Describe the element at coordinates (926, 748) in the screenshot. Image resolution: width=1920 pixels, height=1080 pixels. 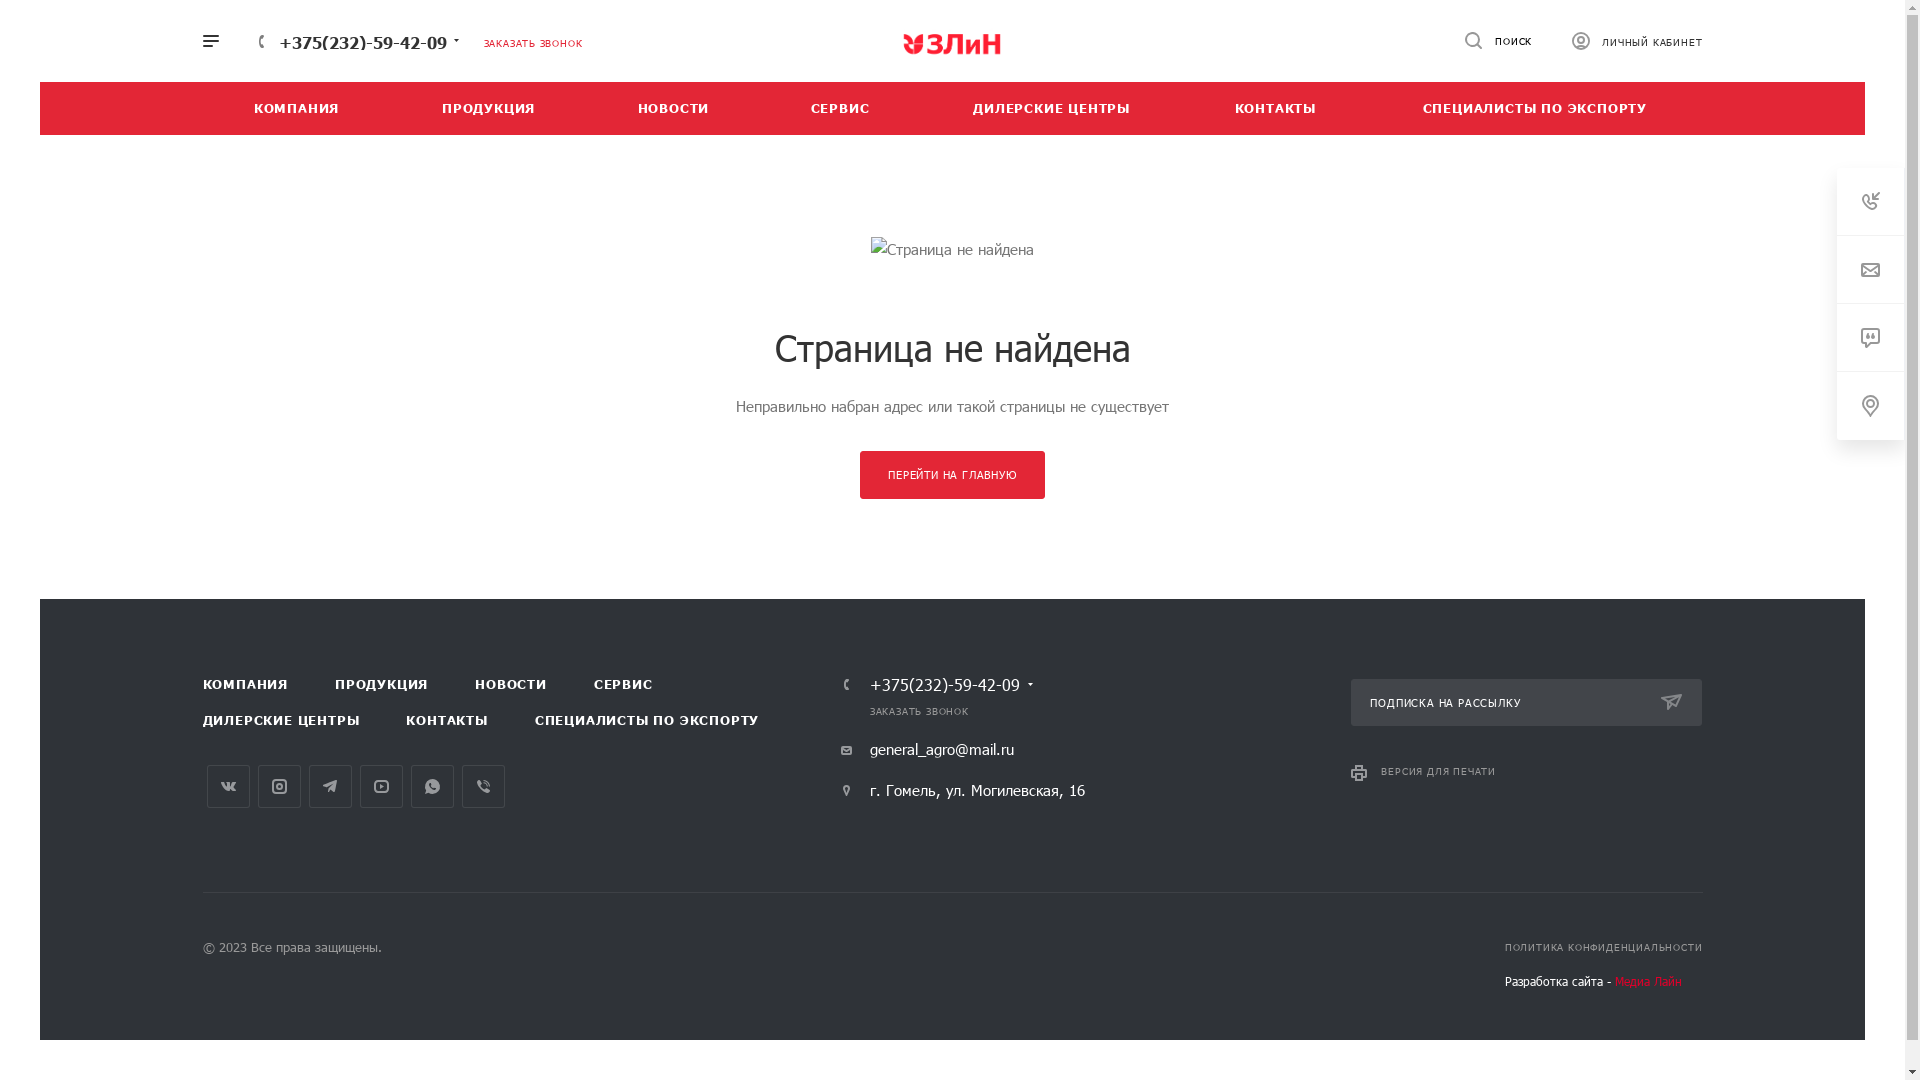
I see `'general_agro@mail.ru'` at that location.